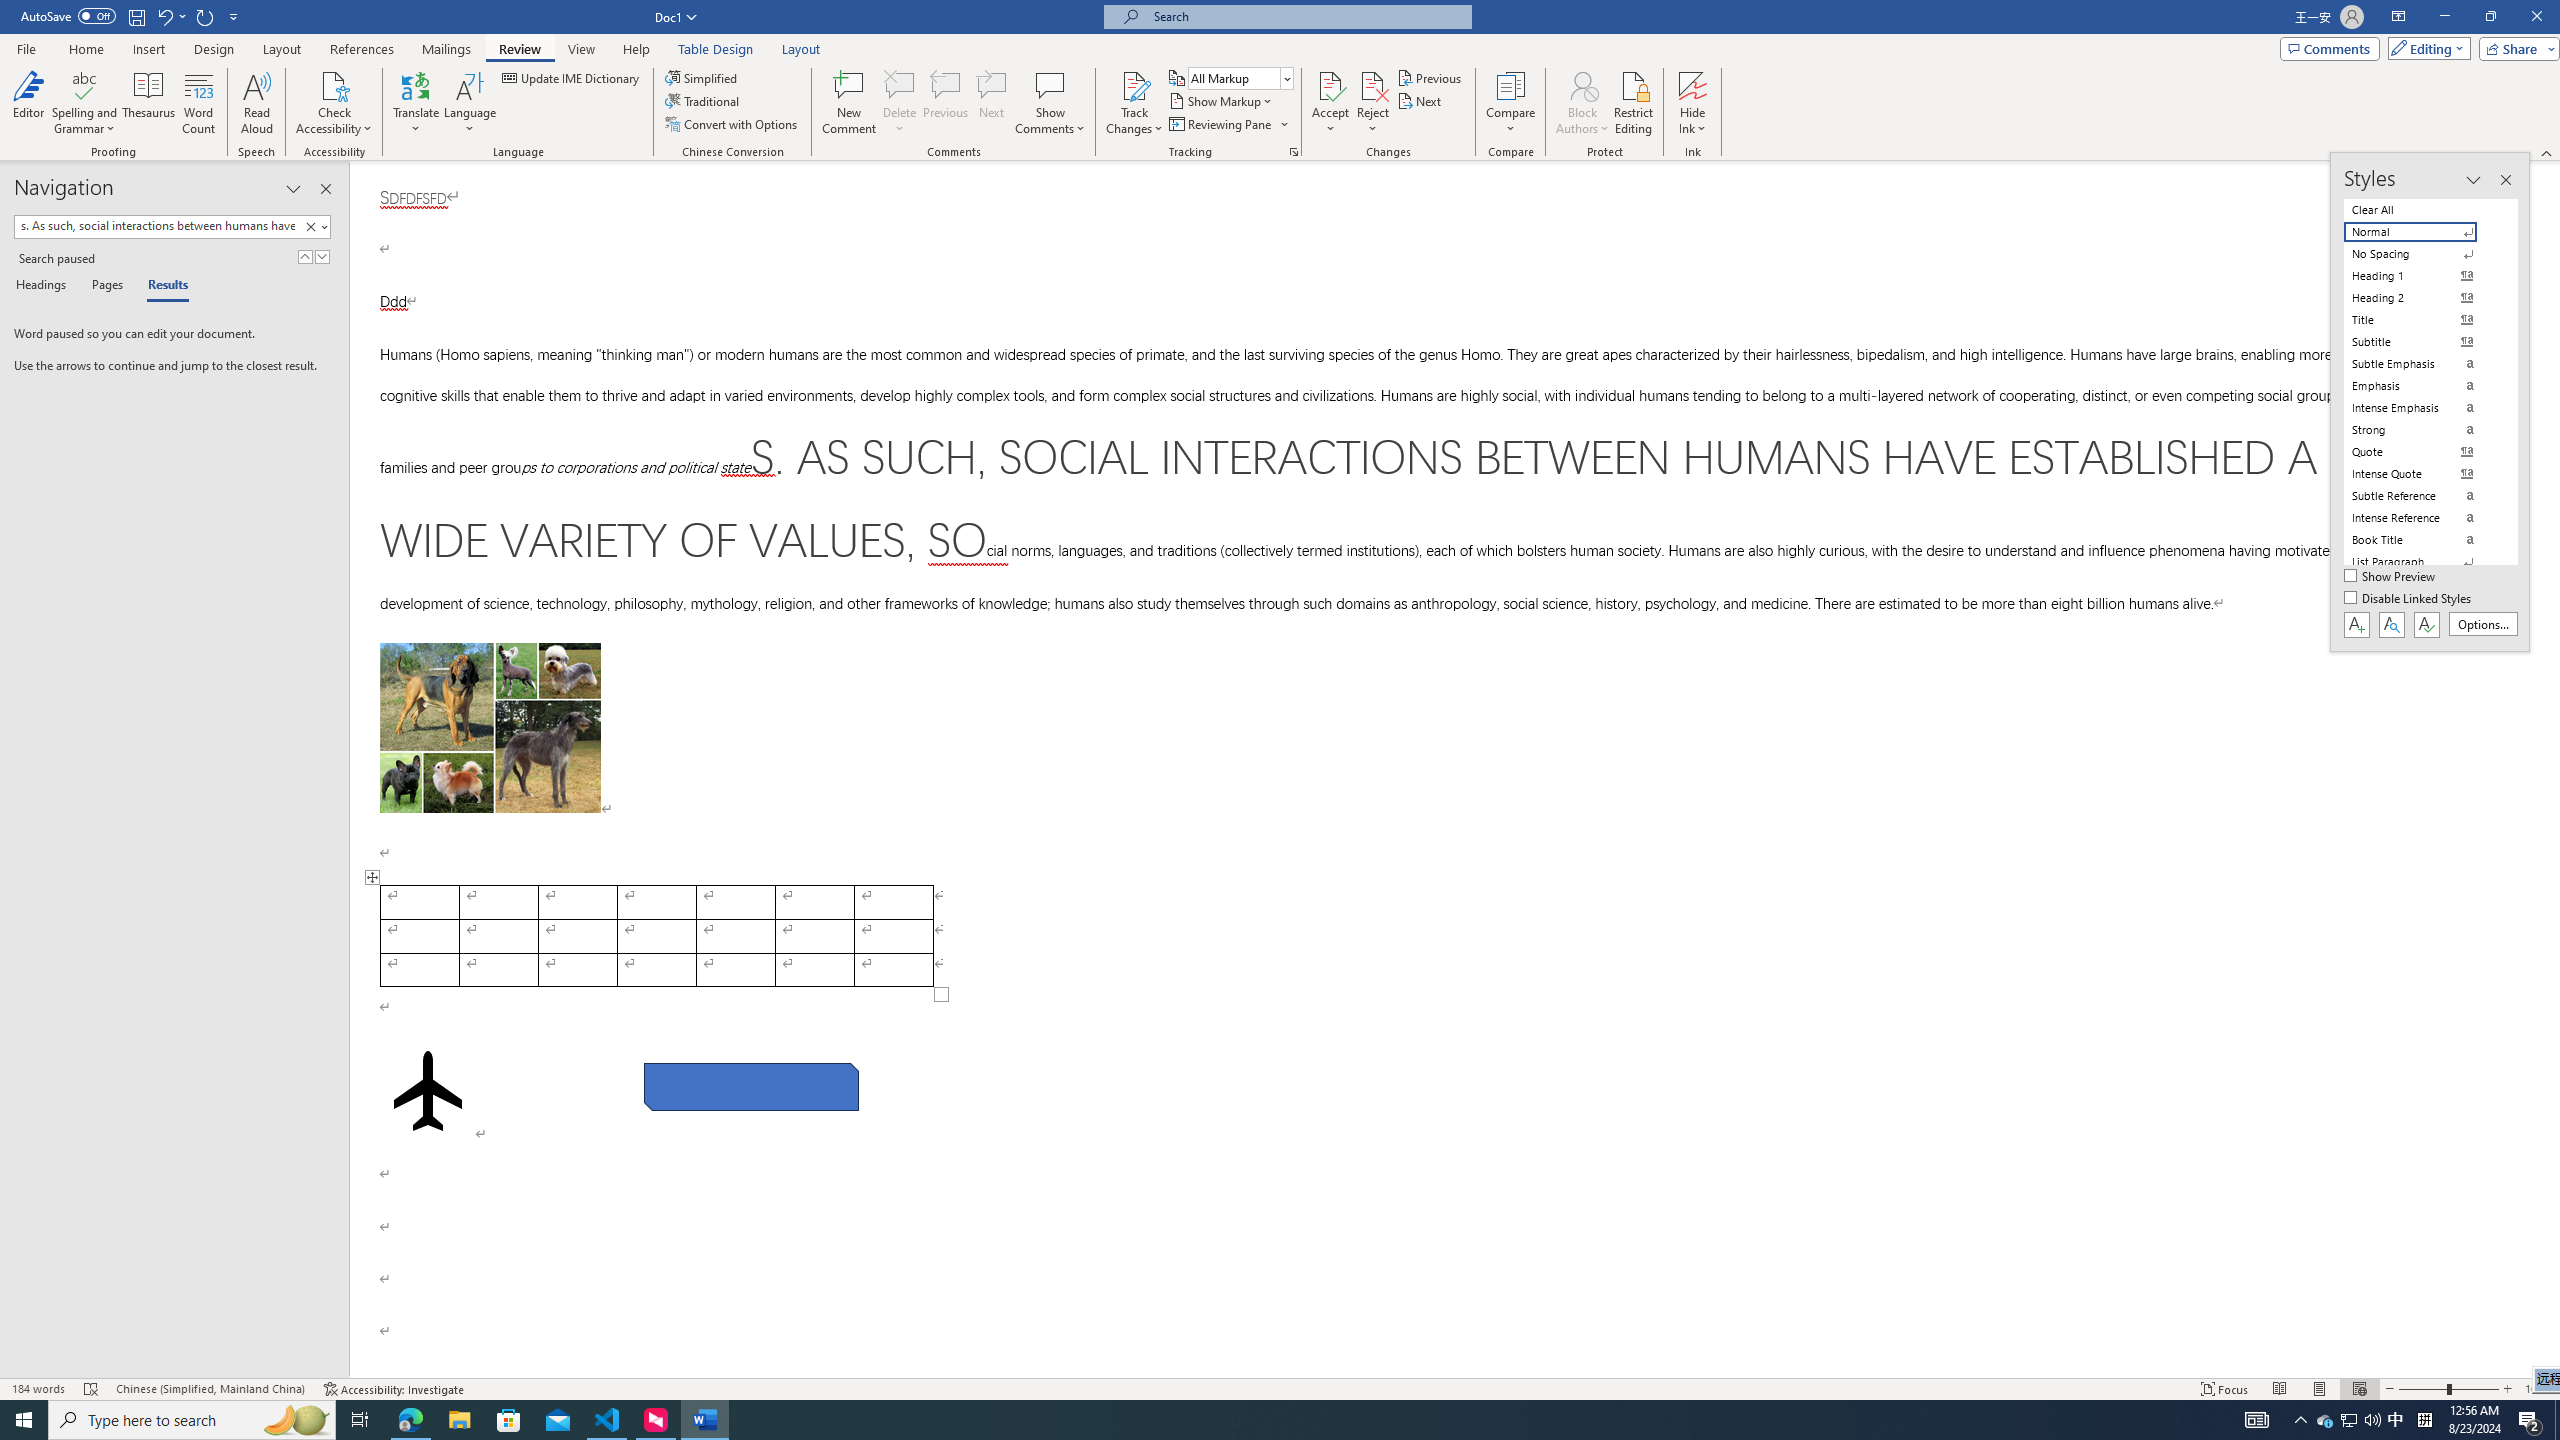 The width and height of the screenshot is (2560, 1440). What do you see at coordinates (427, 1089) in the screenshot?
I see `'Airplane with solid fill'` at bounding box center [427, 1089].